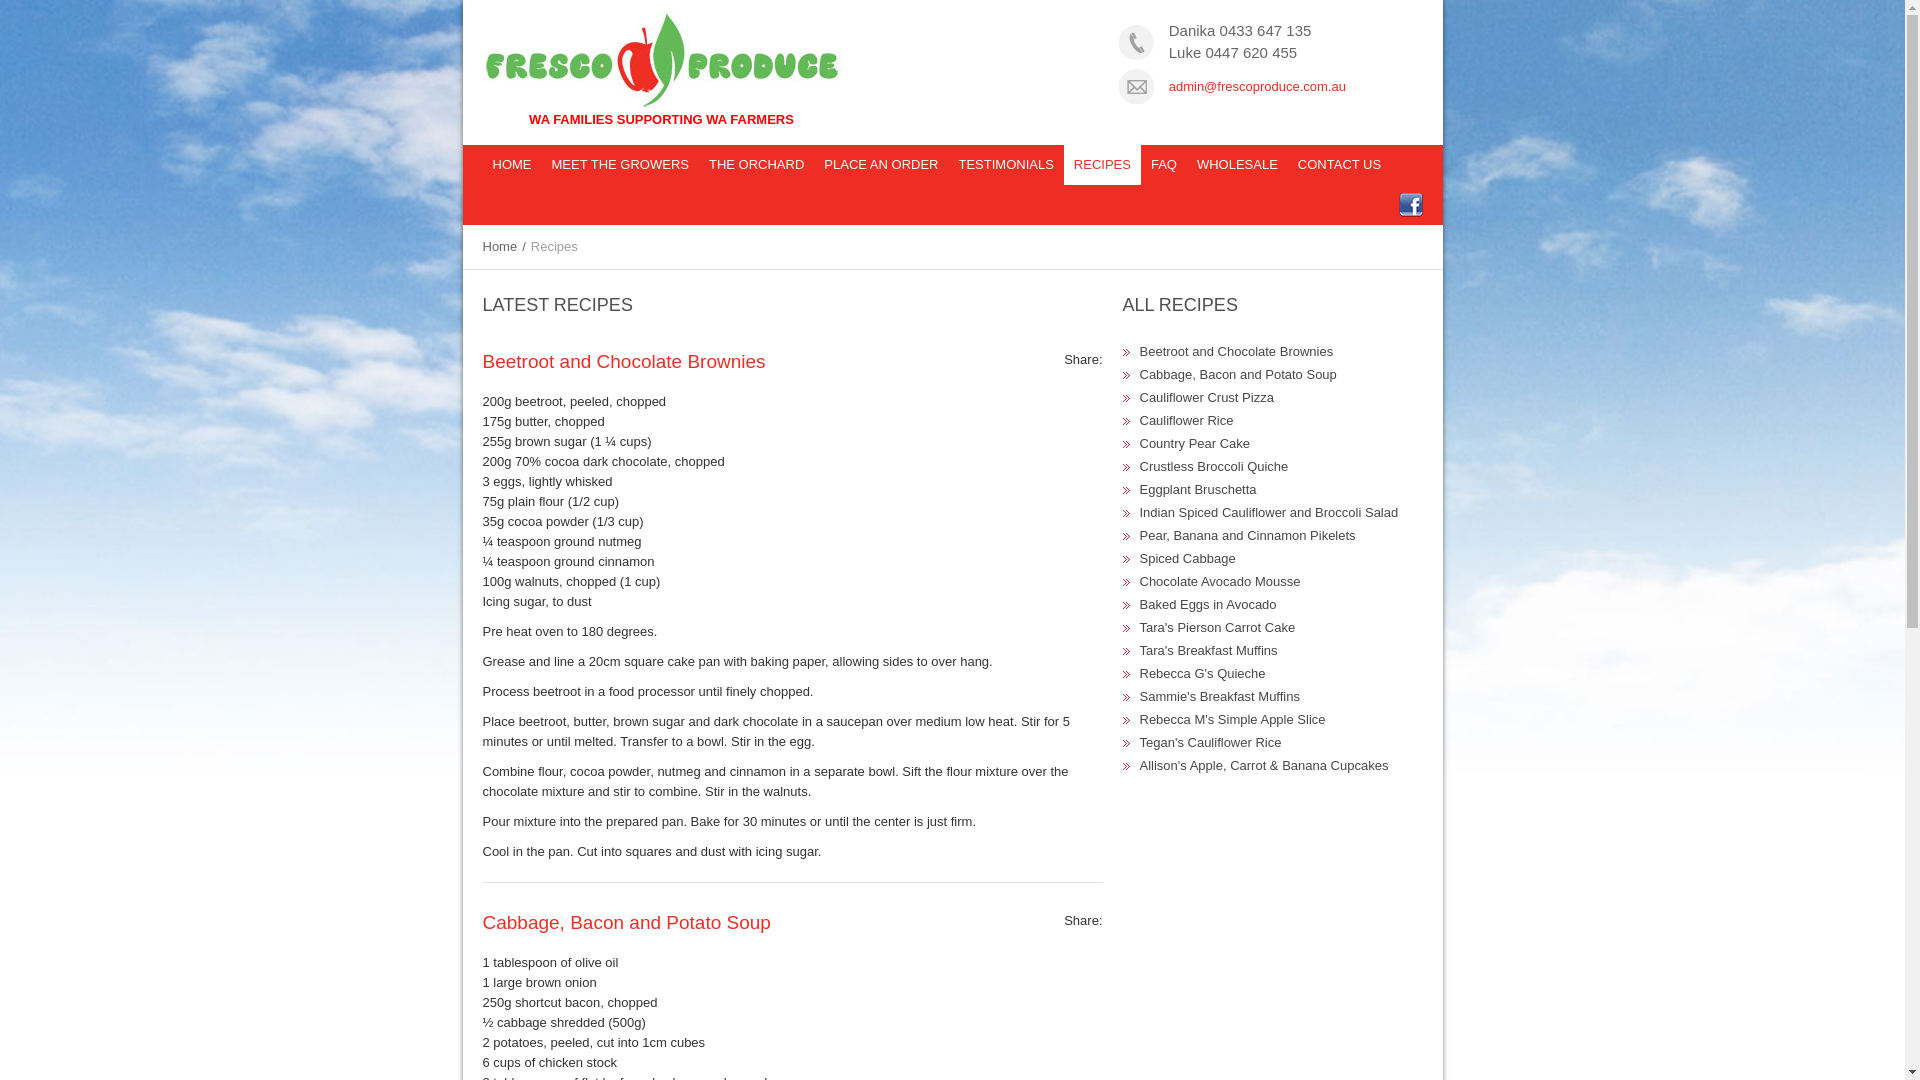  I want to click on 'WHOLESALE', so click(1236, 164).